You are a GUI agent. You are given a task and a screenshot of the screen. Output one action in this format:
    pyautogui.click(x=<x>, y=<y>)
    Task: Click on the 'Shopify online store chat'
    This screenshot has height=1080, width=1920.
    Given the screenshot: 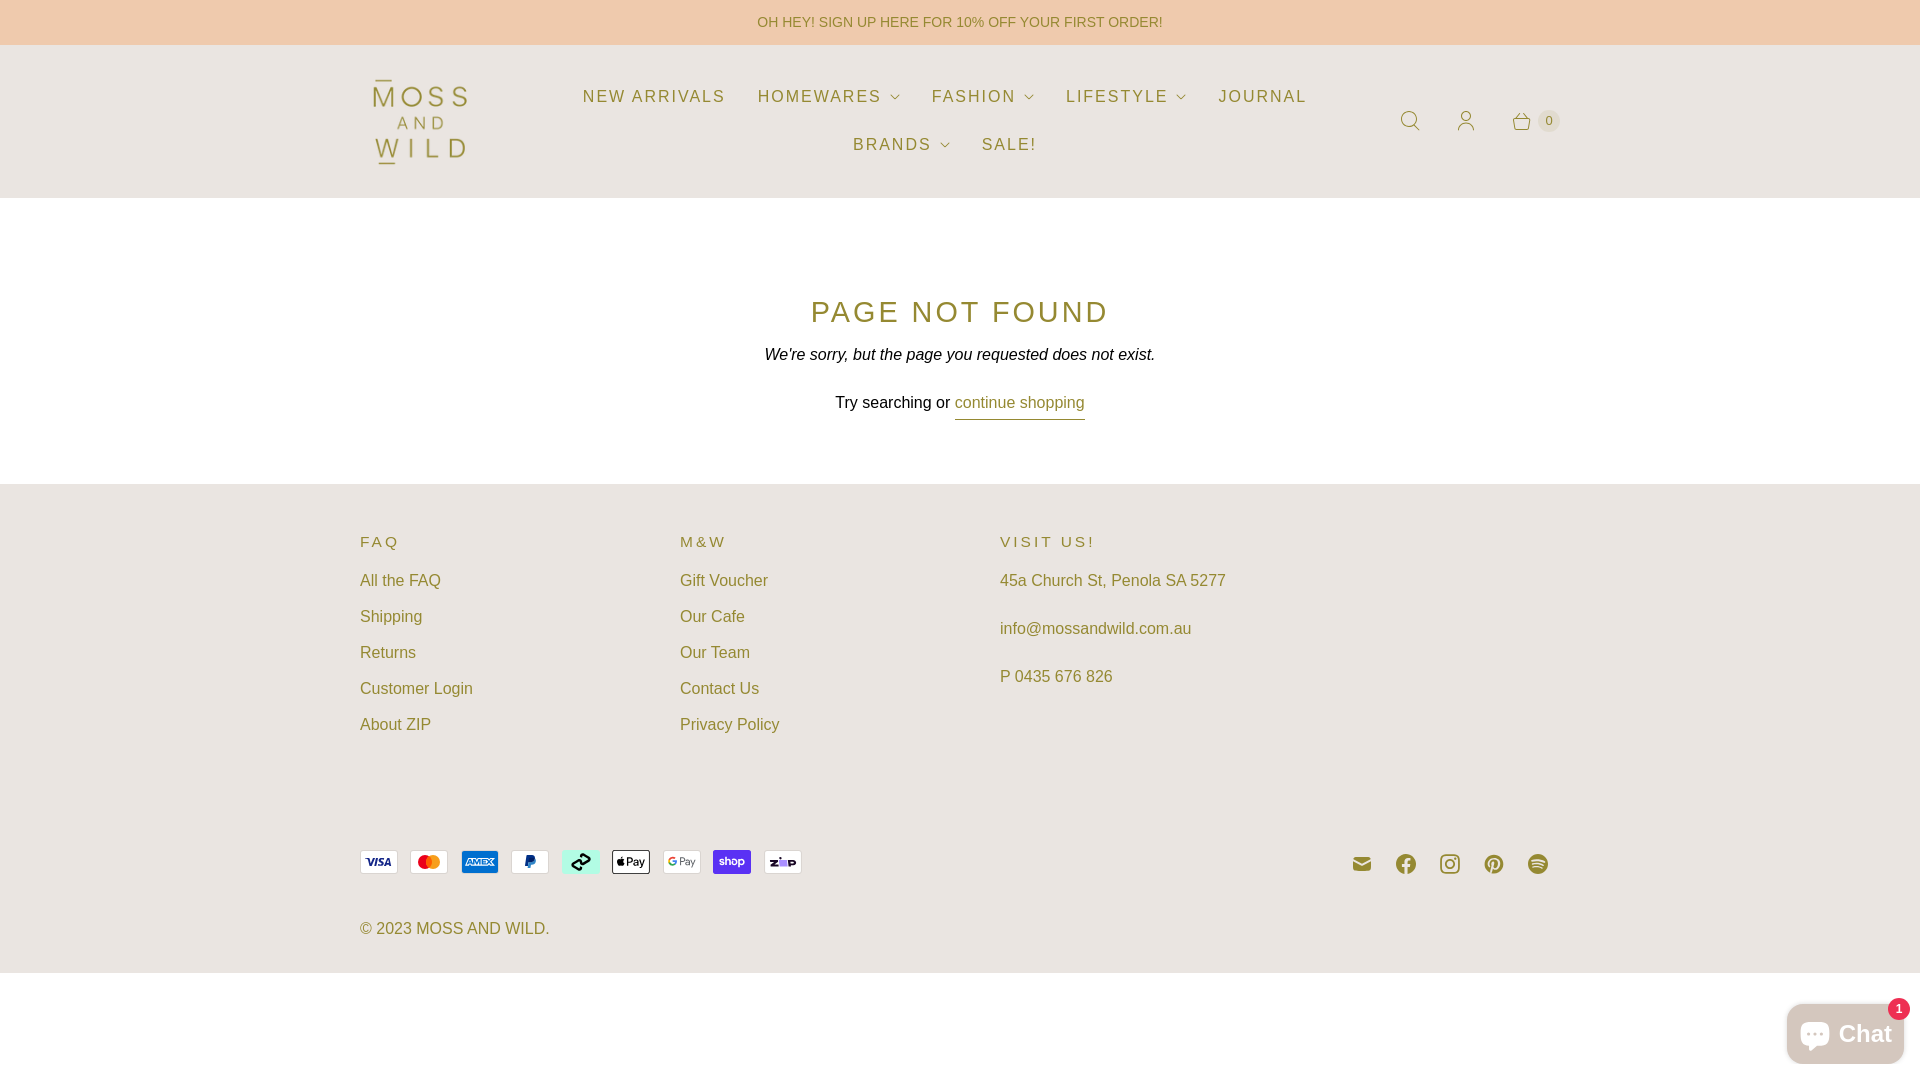 What is the action you would take?
    pyautogui.click(x=1844, y=1029)
    